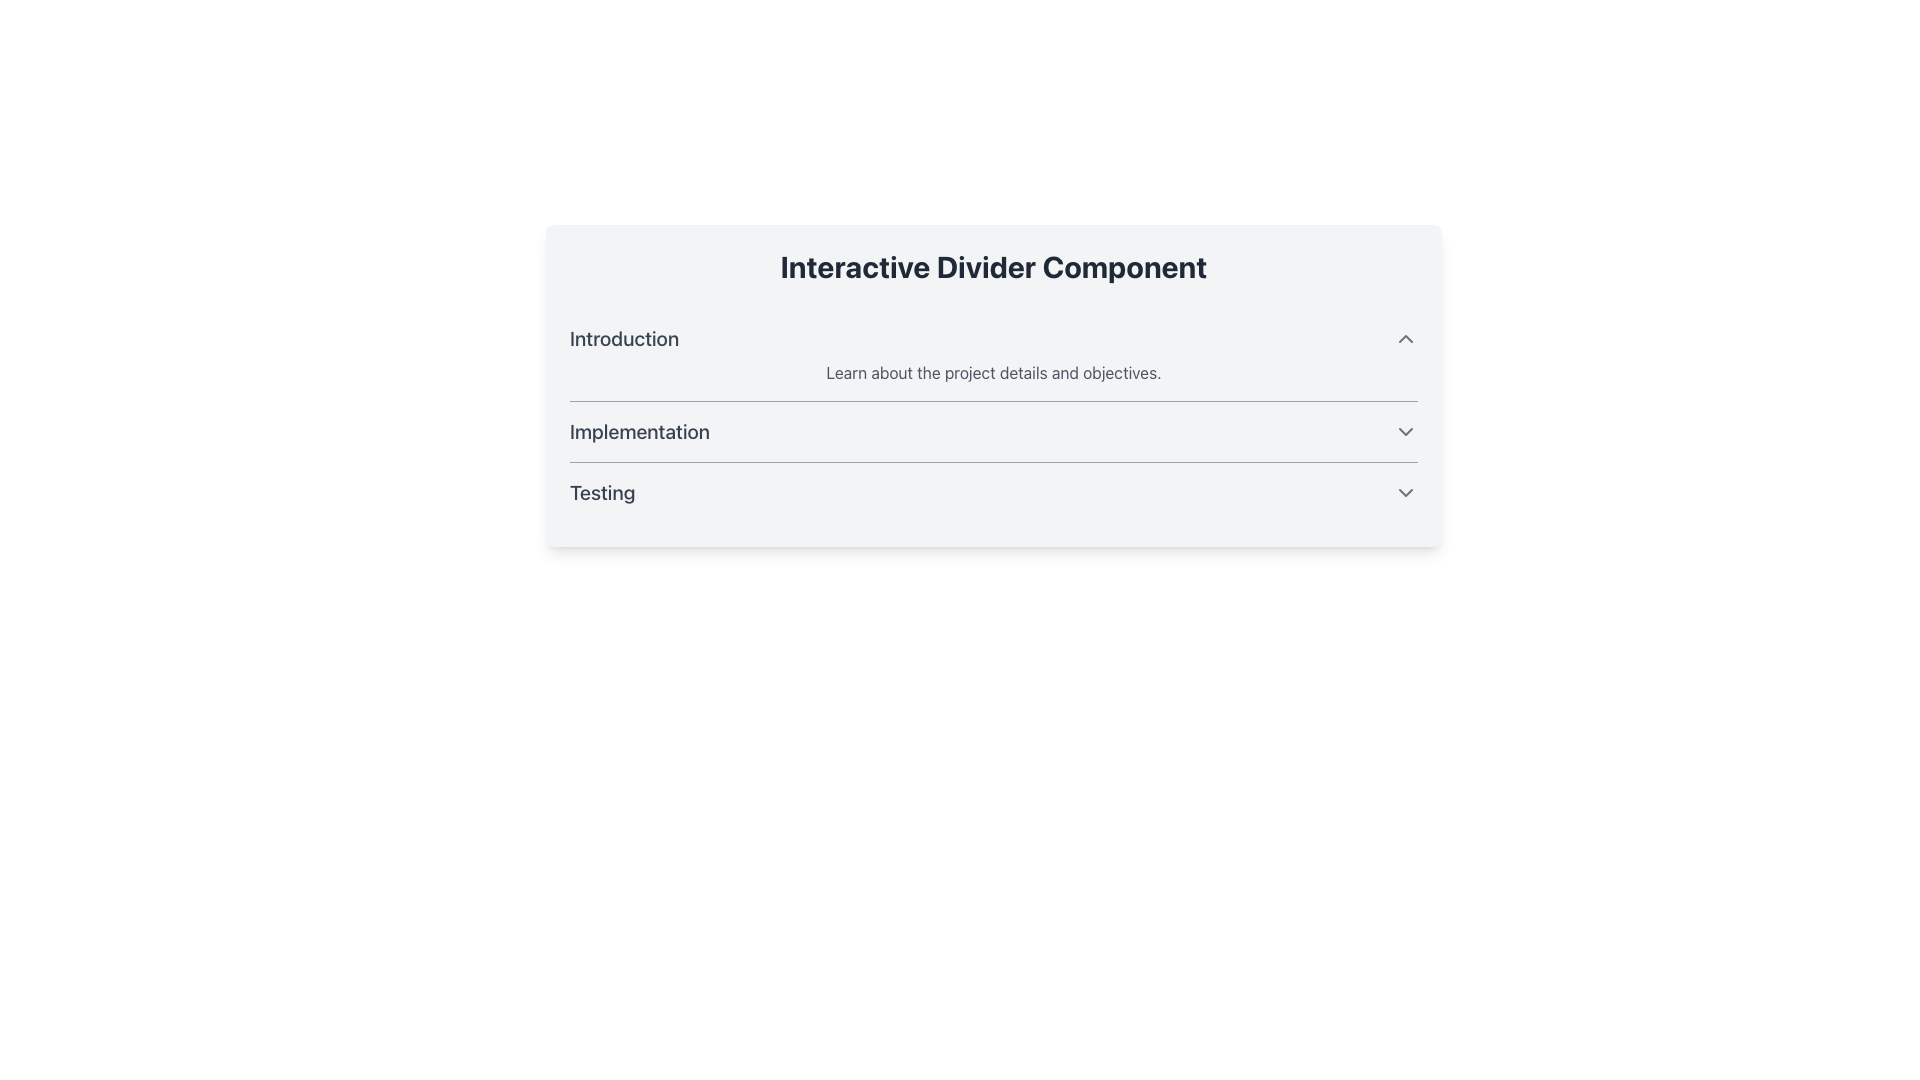 The height and width of the screenshot is (1080, 1920). Describe the element at coordinates (993, 373) in the screenshot. I see `the informational Text label located directly below the 'Introduction' header, which provides an overview related to the Introduction section of the interactive divider component` at that location.